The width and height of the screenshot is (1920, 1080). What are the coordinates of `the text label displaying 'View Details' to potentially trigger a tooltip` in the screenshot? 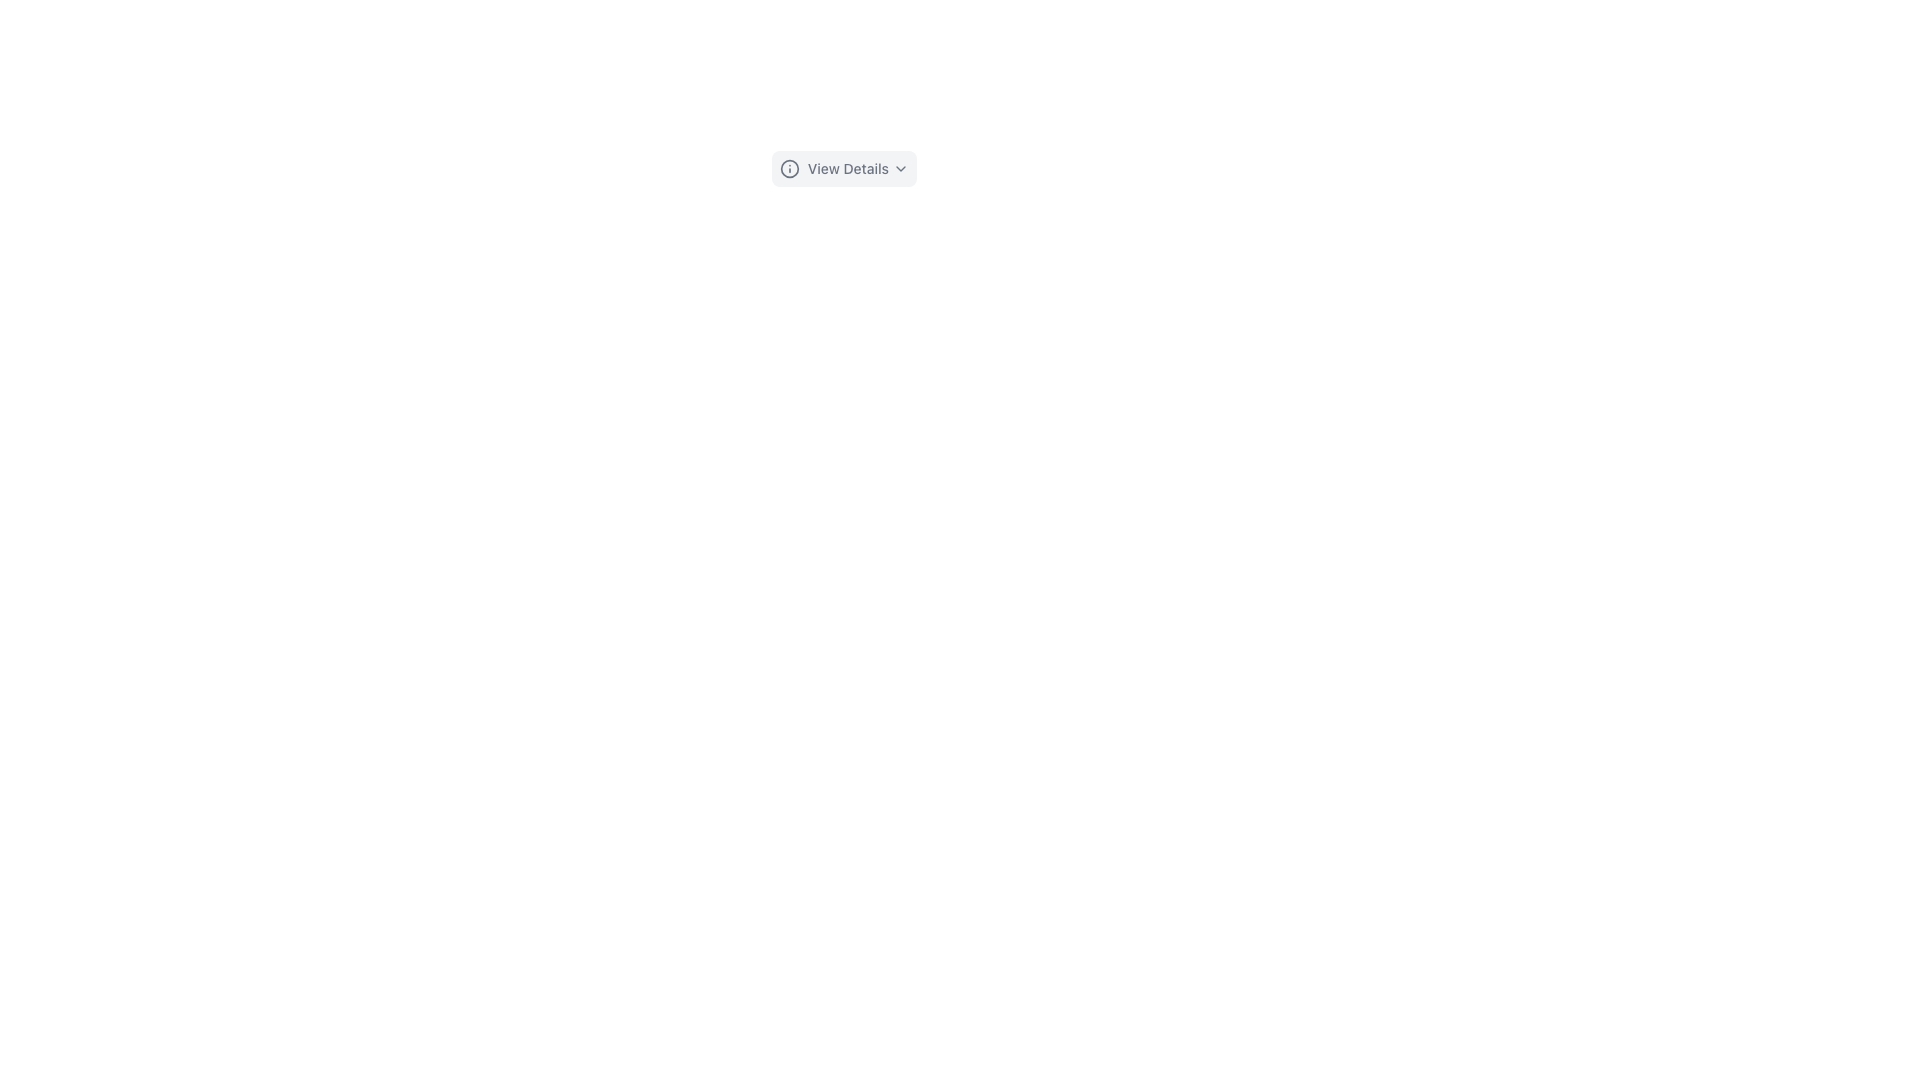 It's located at (848, 168).